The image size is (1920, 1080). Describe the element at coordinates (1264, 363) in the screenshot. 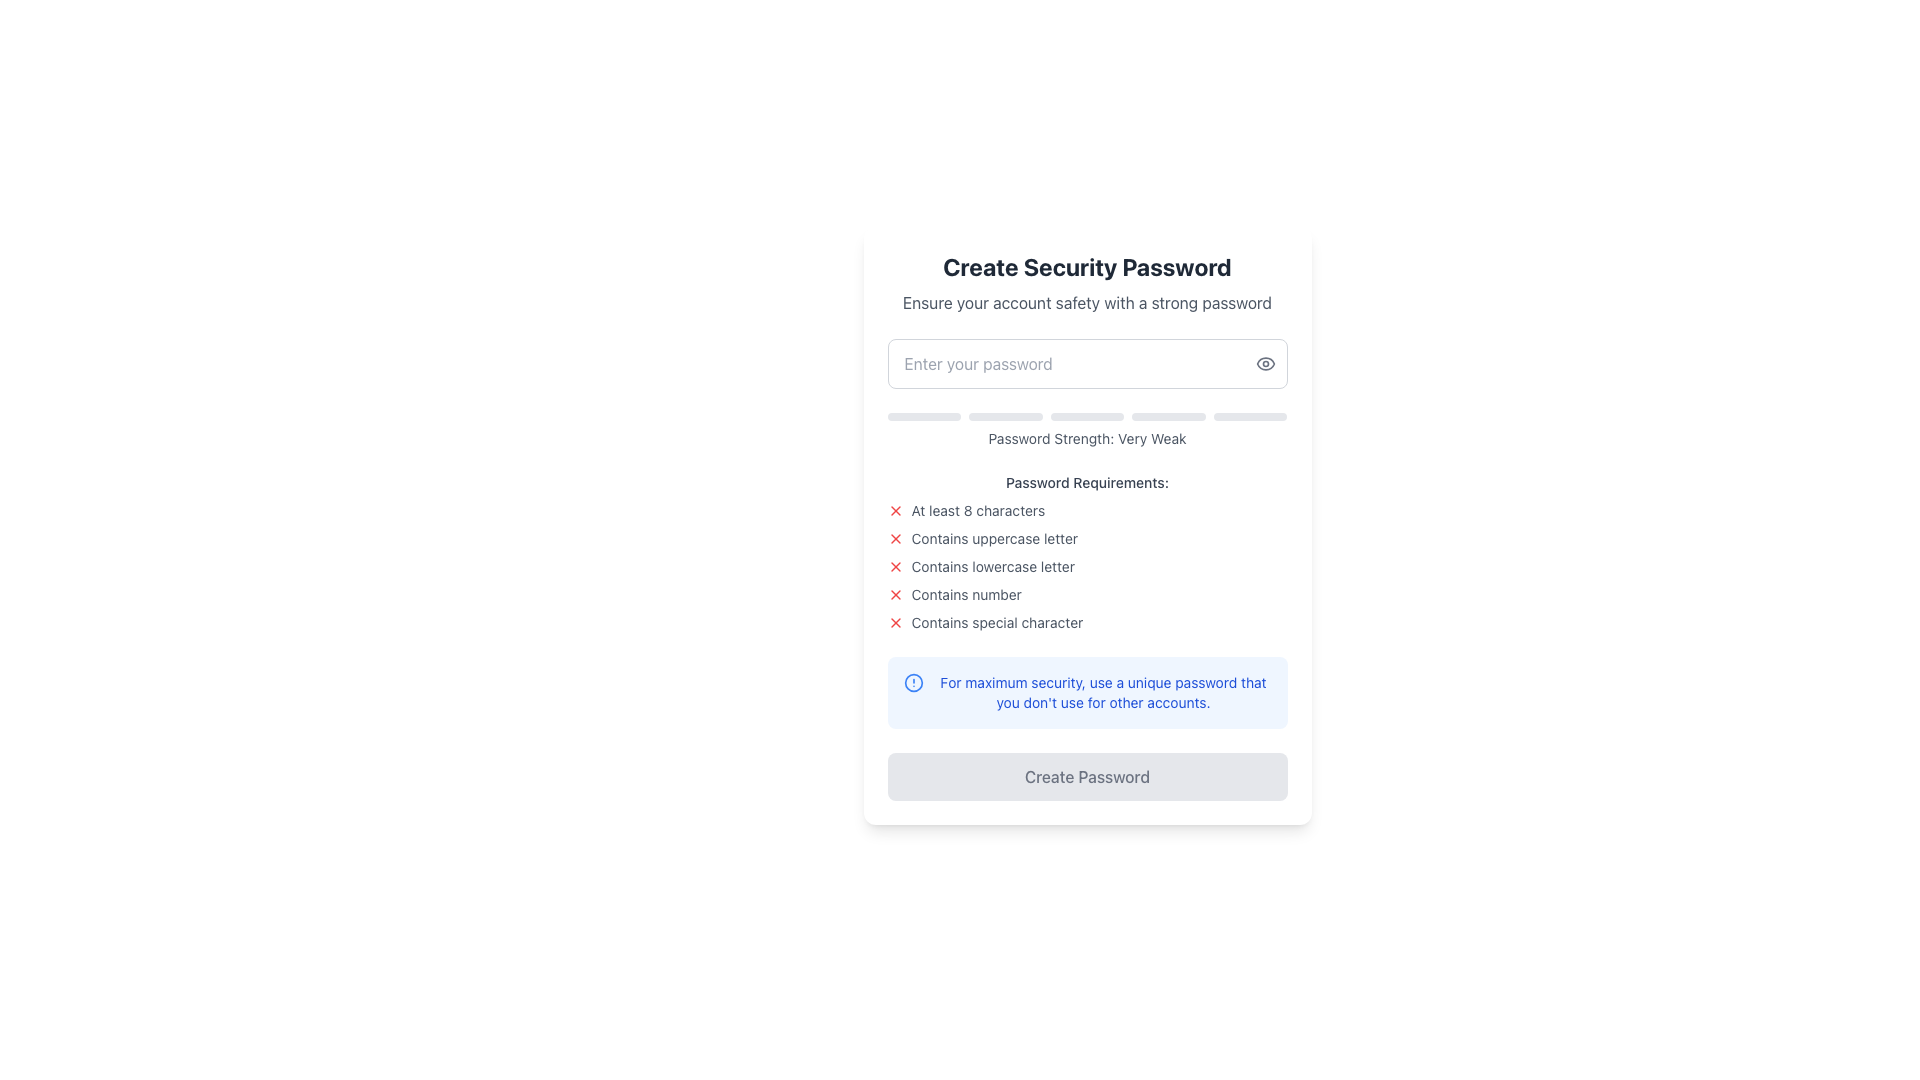

I see `the small eye icon button positioned to the right of the password input field to trigger its color change` at that location.